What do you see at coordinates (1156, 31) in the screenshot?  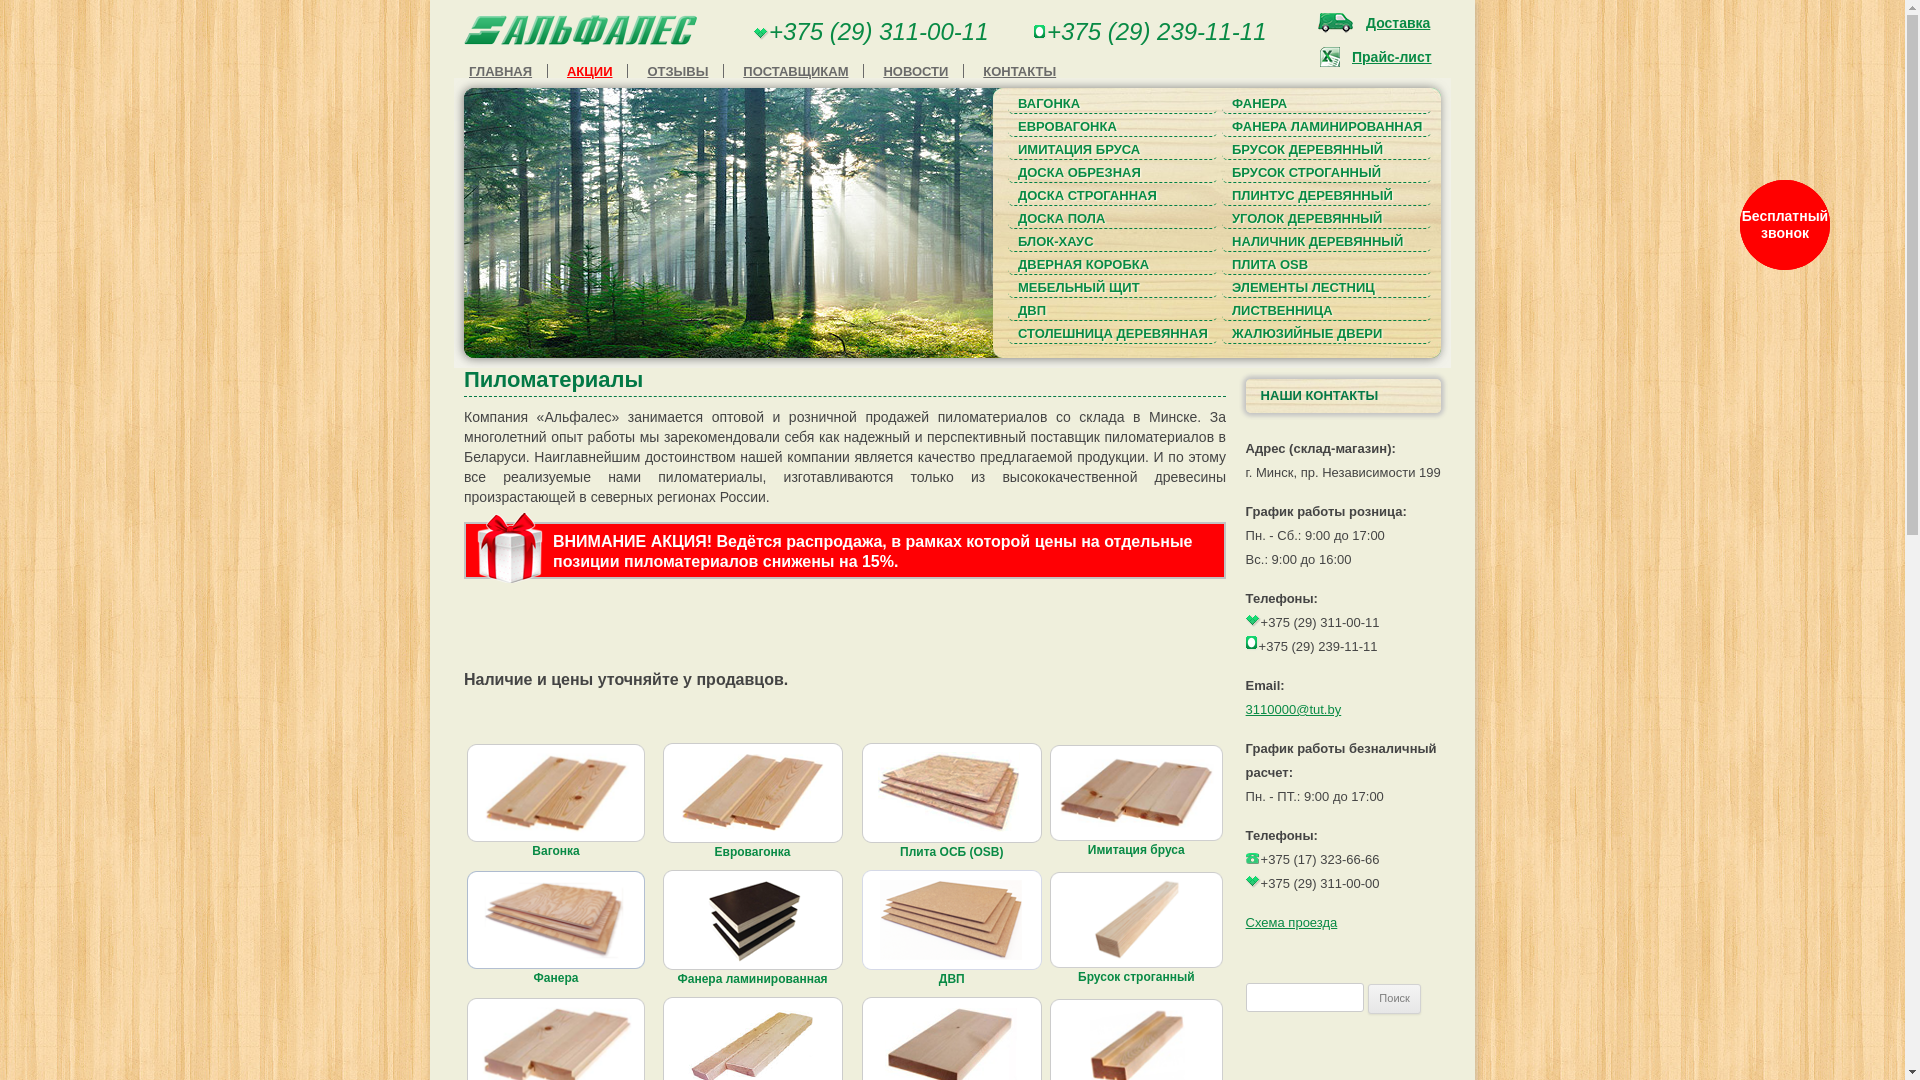 I see `'+375 (29) 239-11-11'` at bounding box center [1156, 31].